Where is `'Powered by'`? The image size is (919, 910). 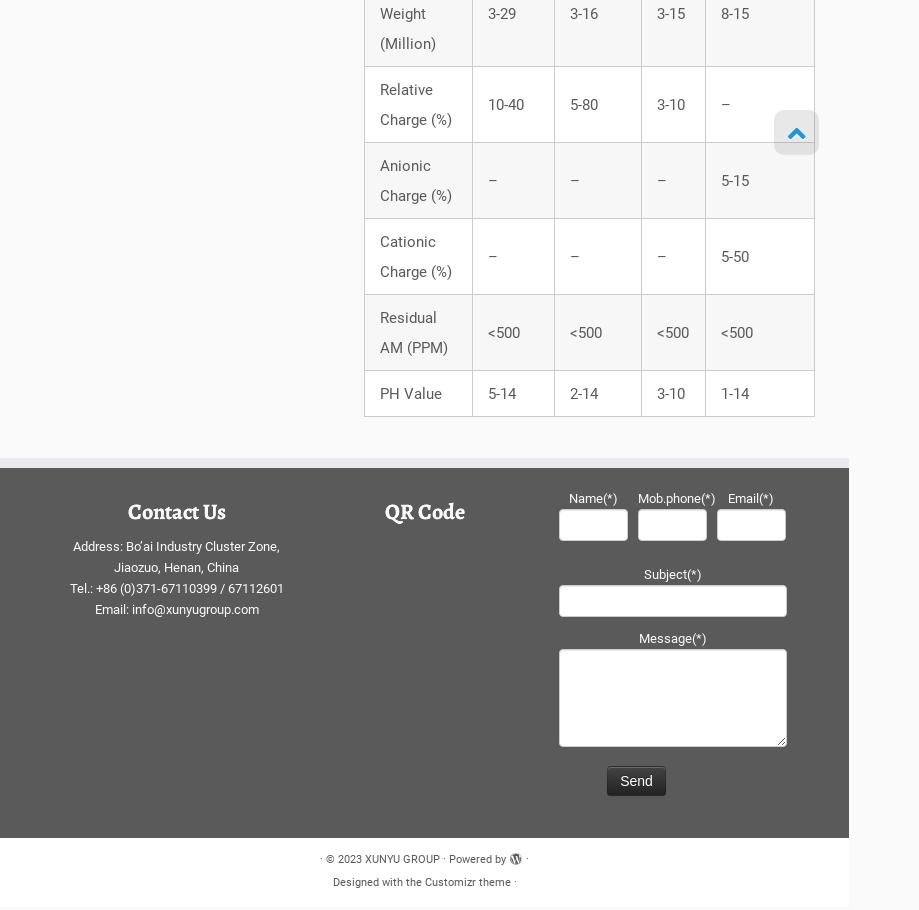 'Powered by' is located at coordinates (476, 862).